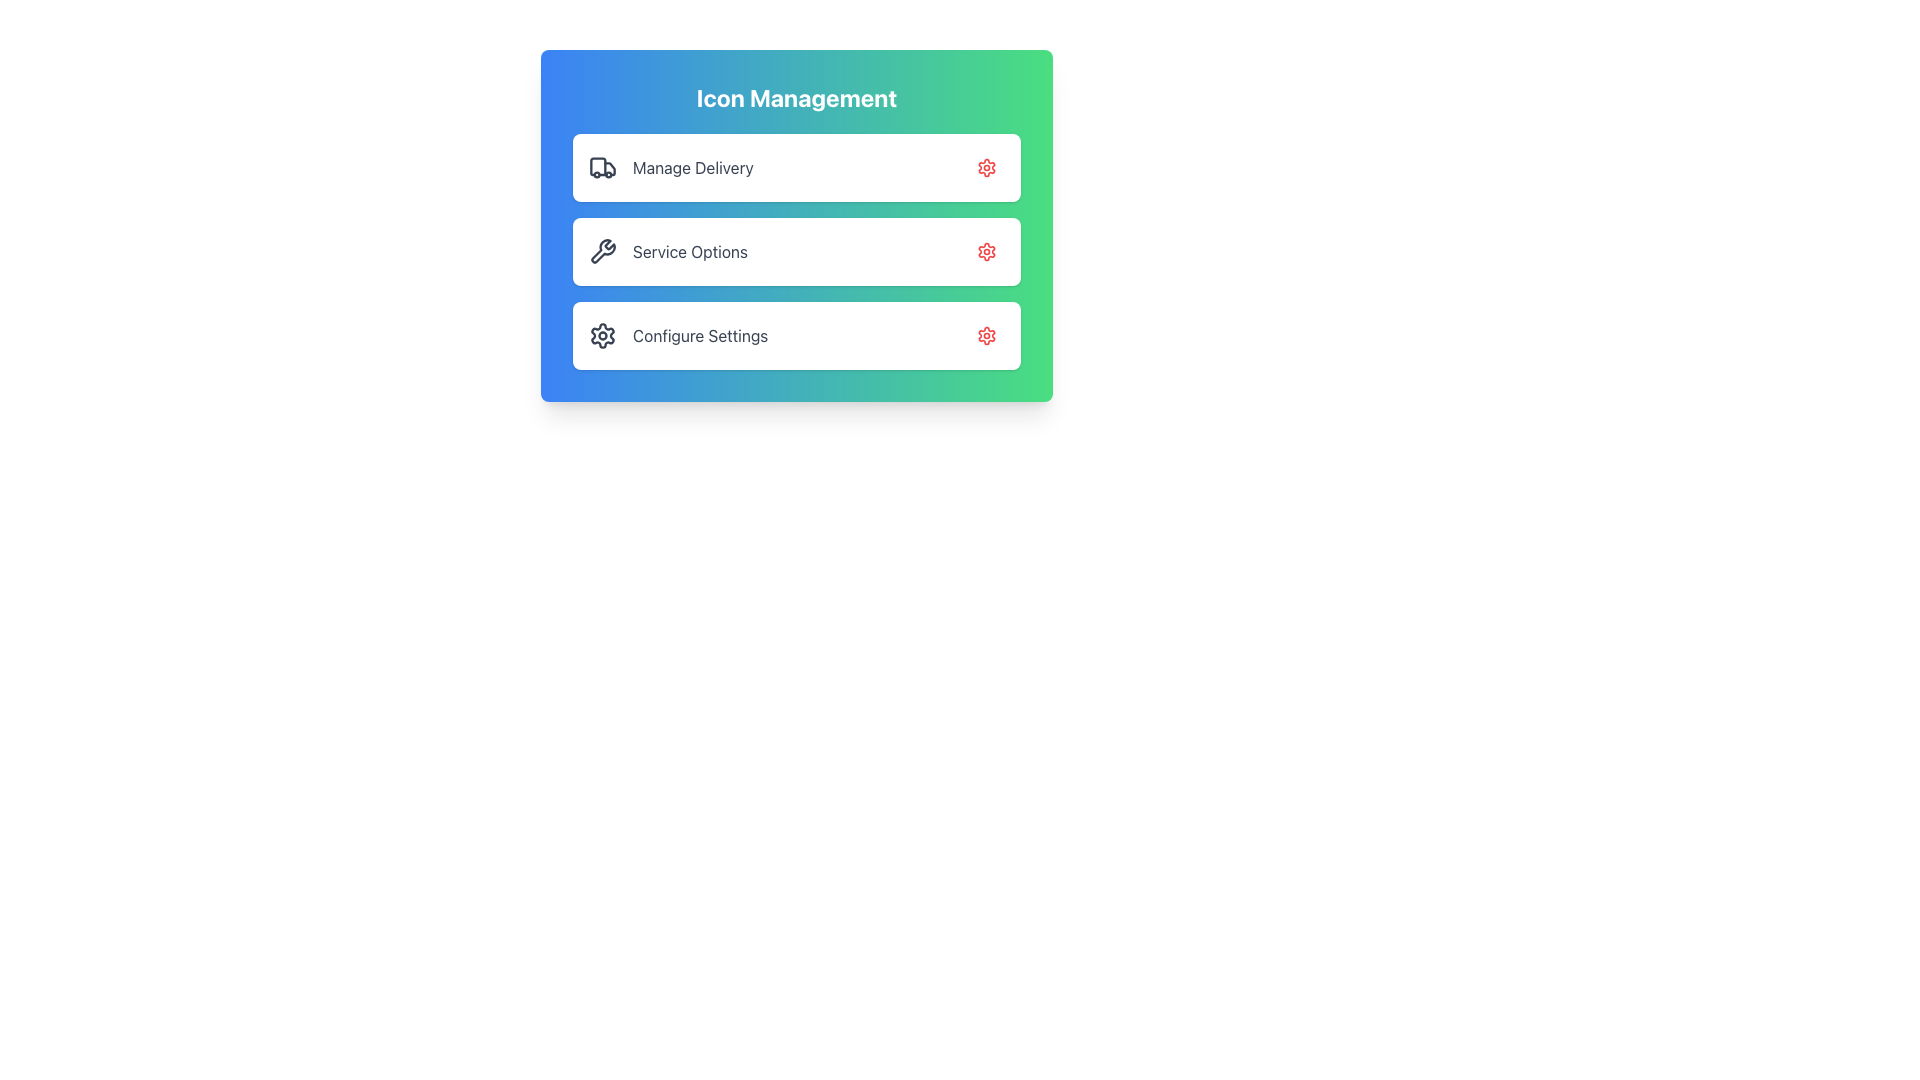 The width and height of the screenshot is (1920, 1080). I want to click on the wrench SVG icon, so click(602, 250).